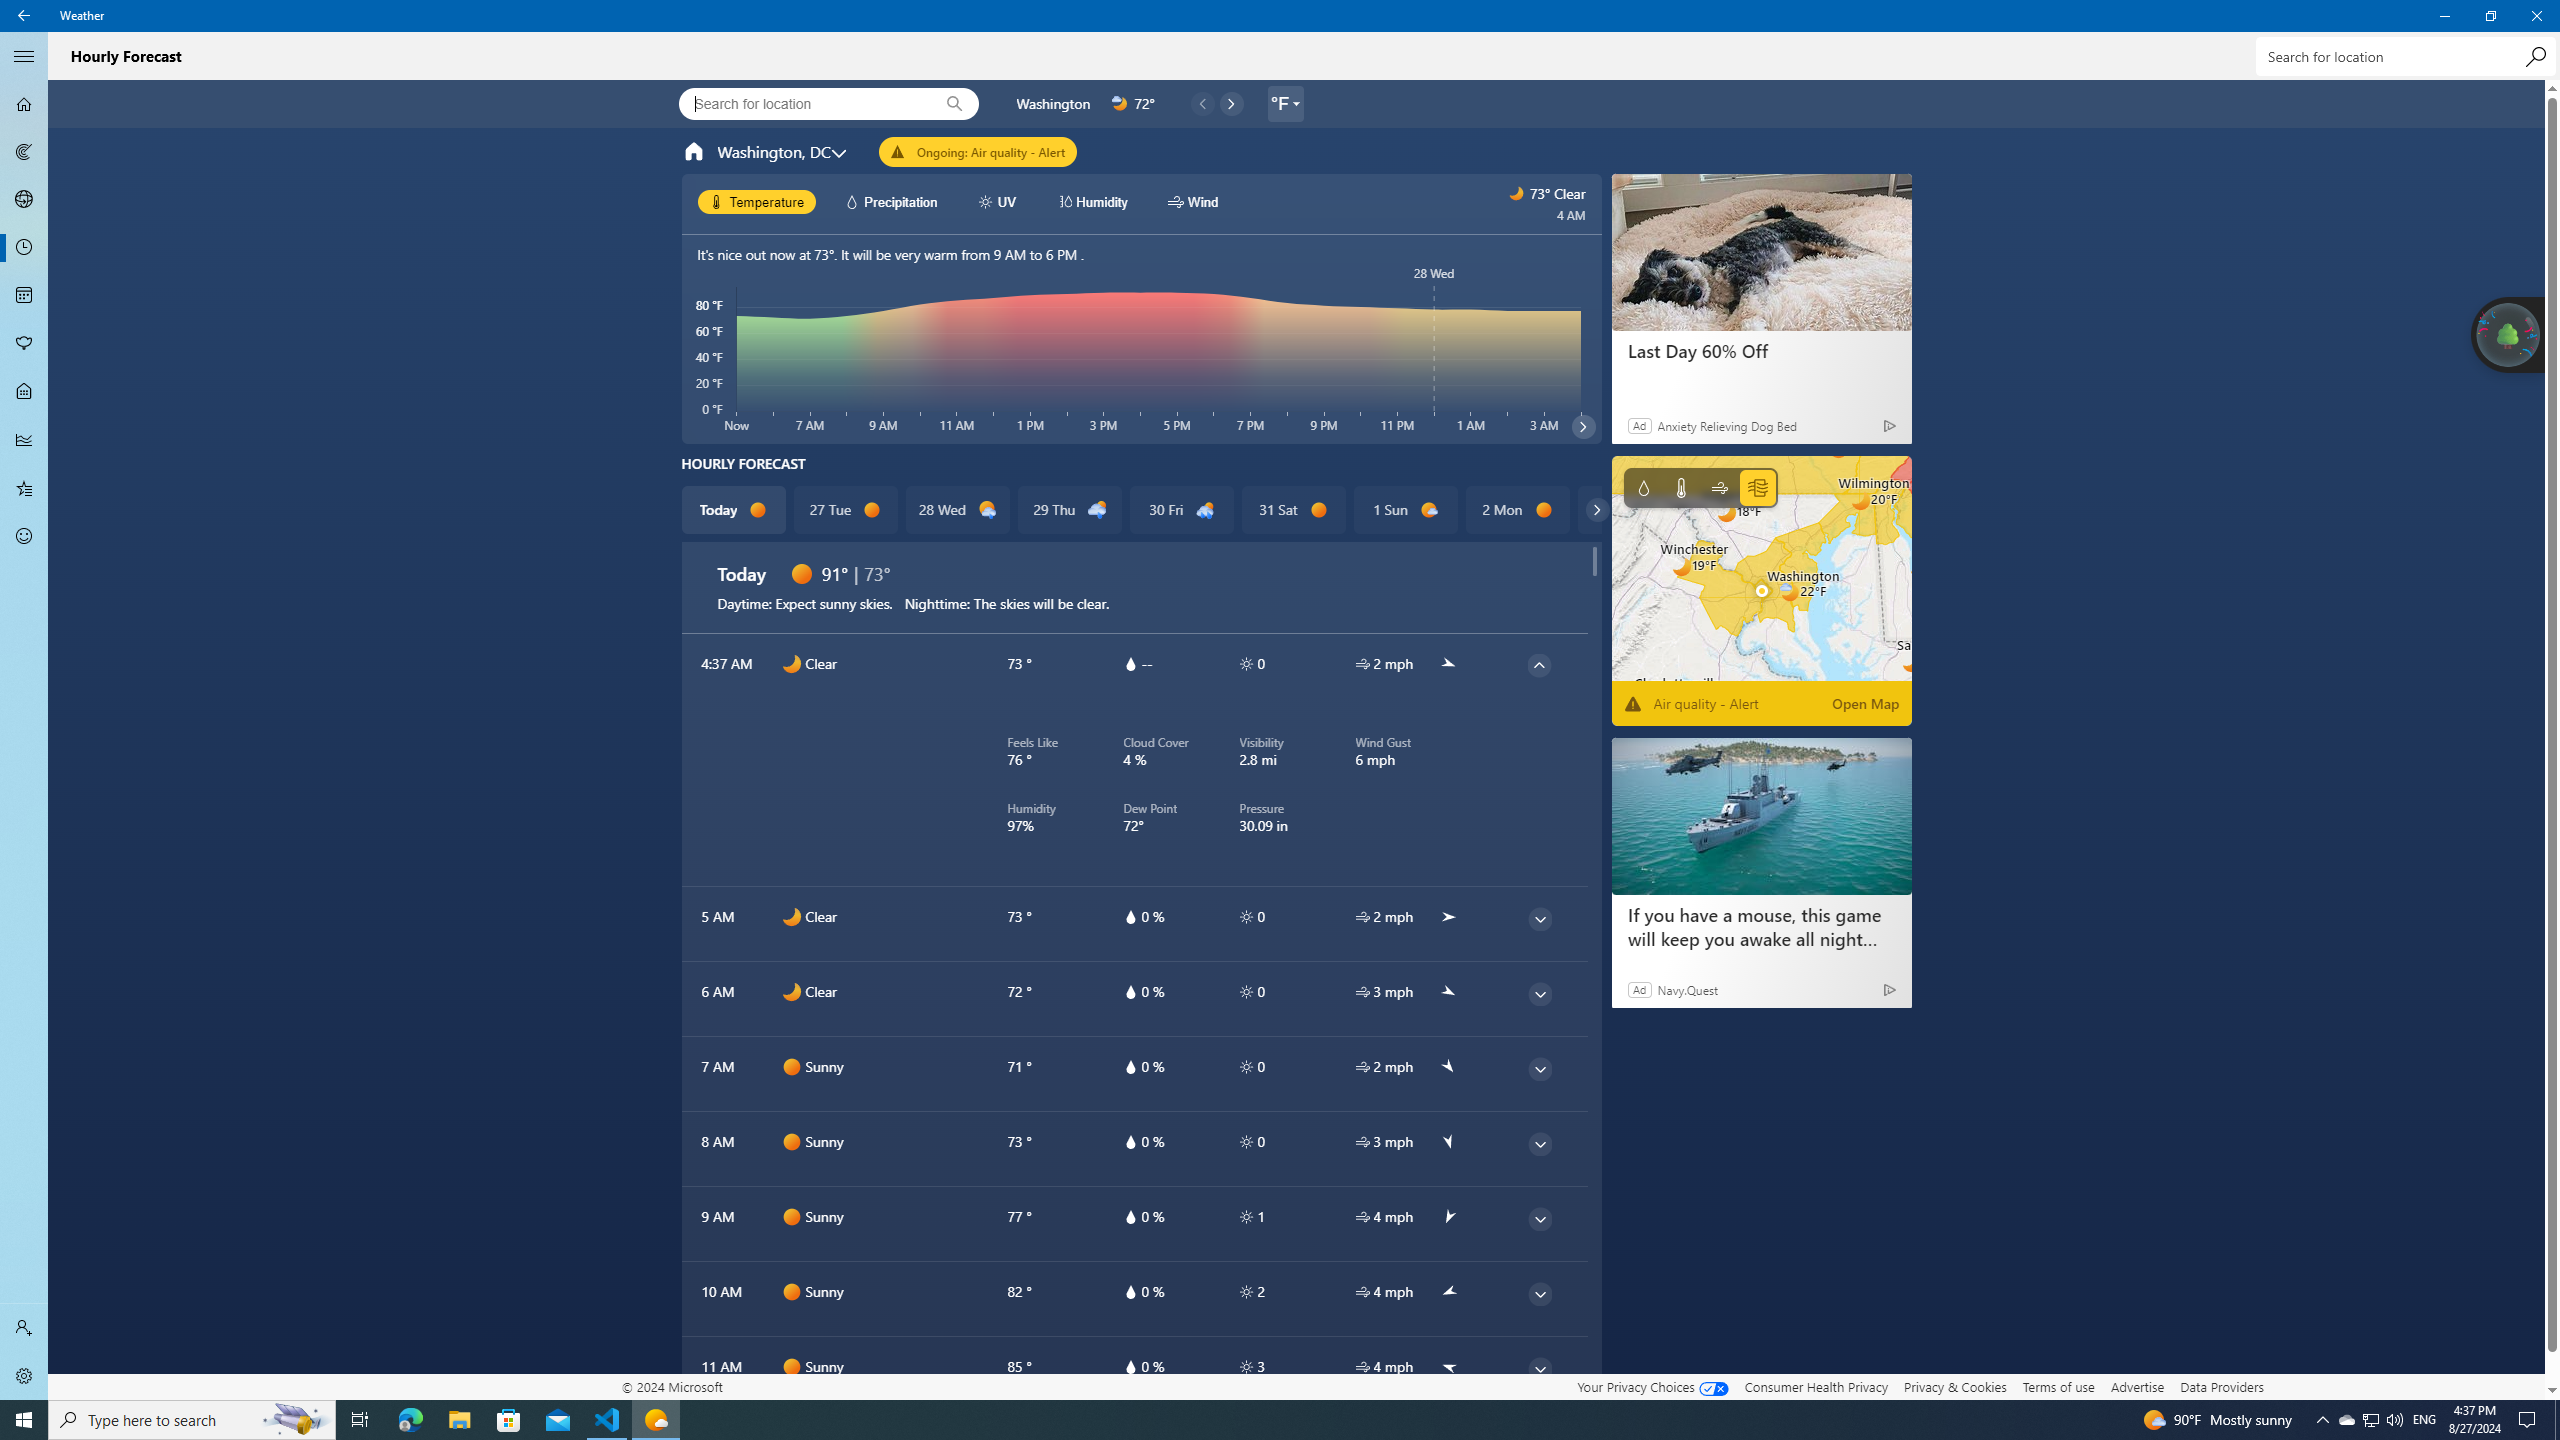 This screenshot has height=1440, width=2560. What do you see at coordinates (2393, 1418) in the screenshot?
I see `'Q2790: 100%'` at bounding box center [2393, 1418].